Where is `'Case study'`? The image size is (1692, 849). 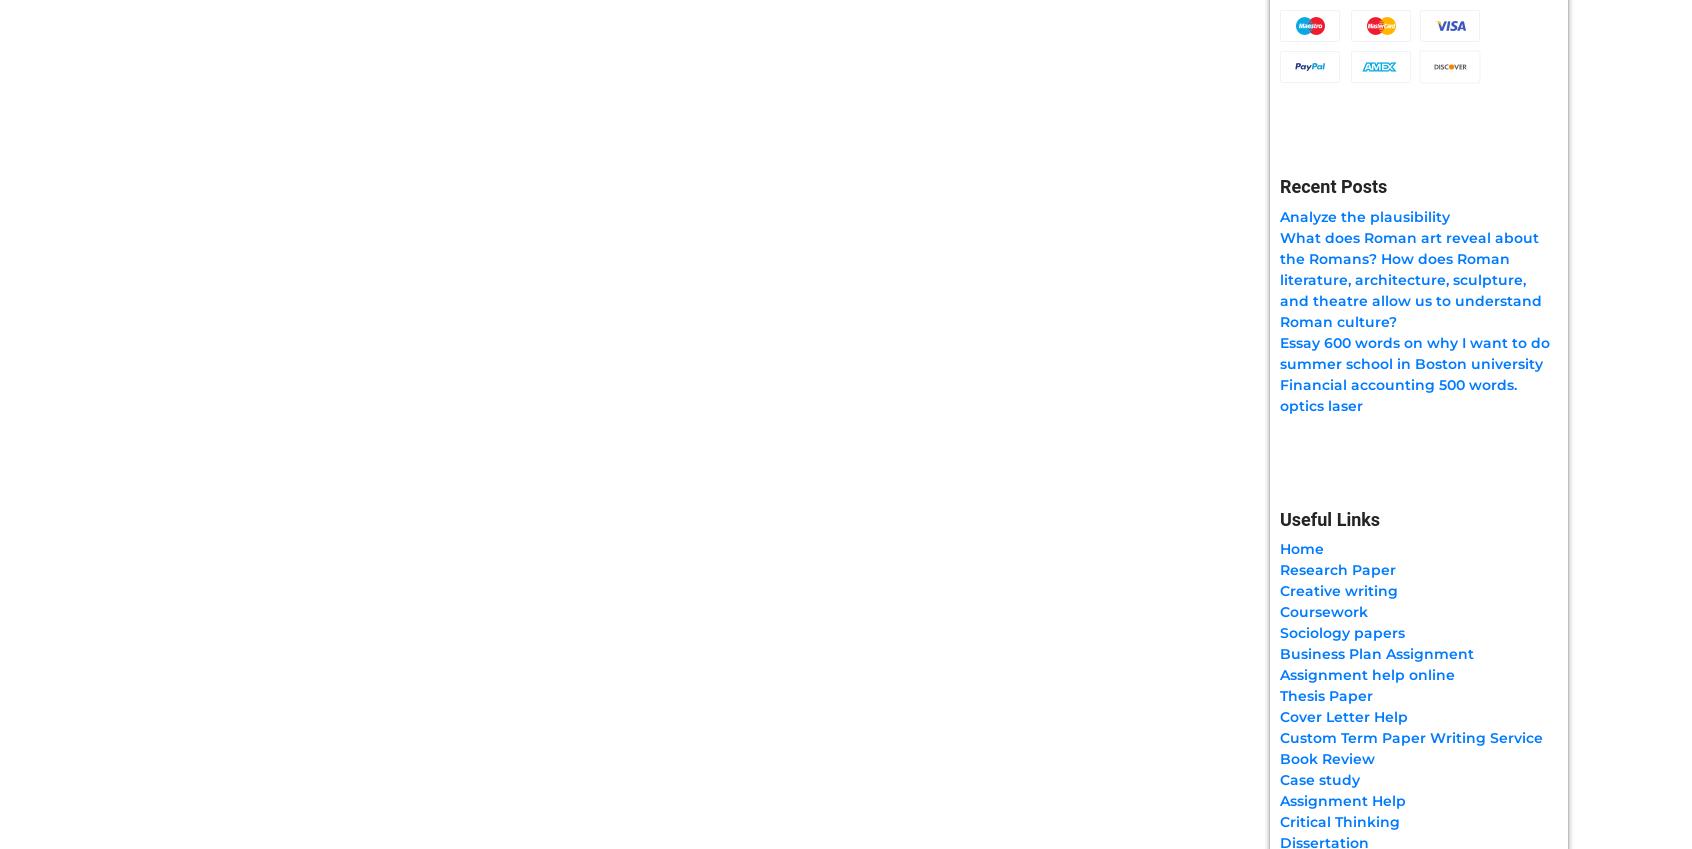 'Case study' is located at coordinates (1278, 778).